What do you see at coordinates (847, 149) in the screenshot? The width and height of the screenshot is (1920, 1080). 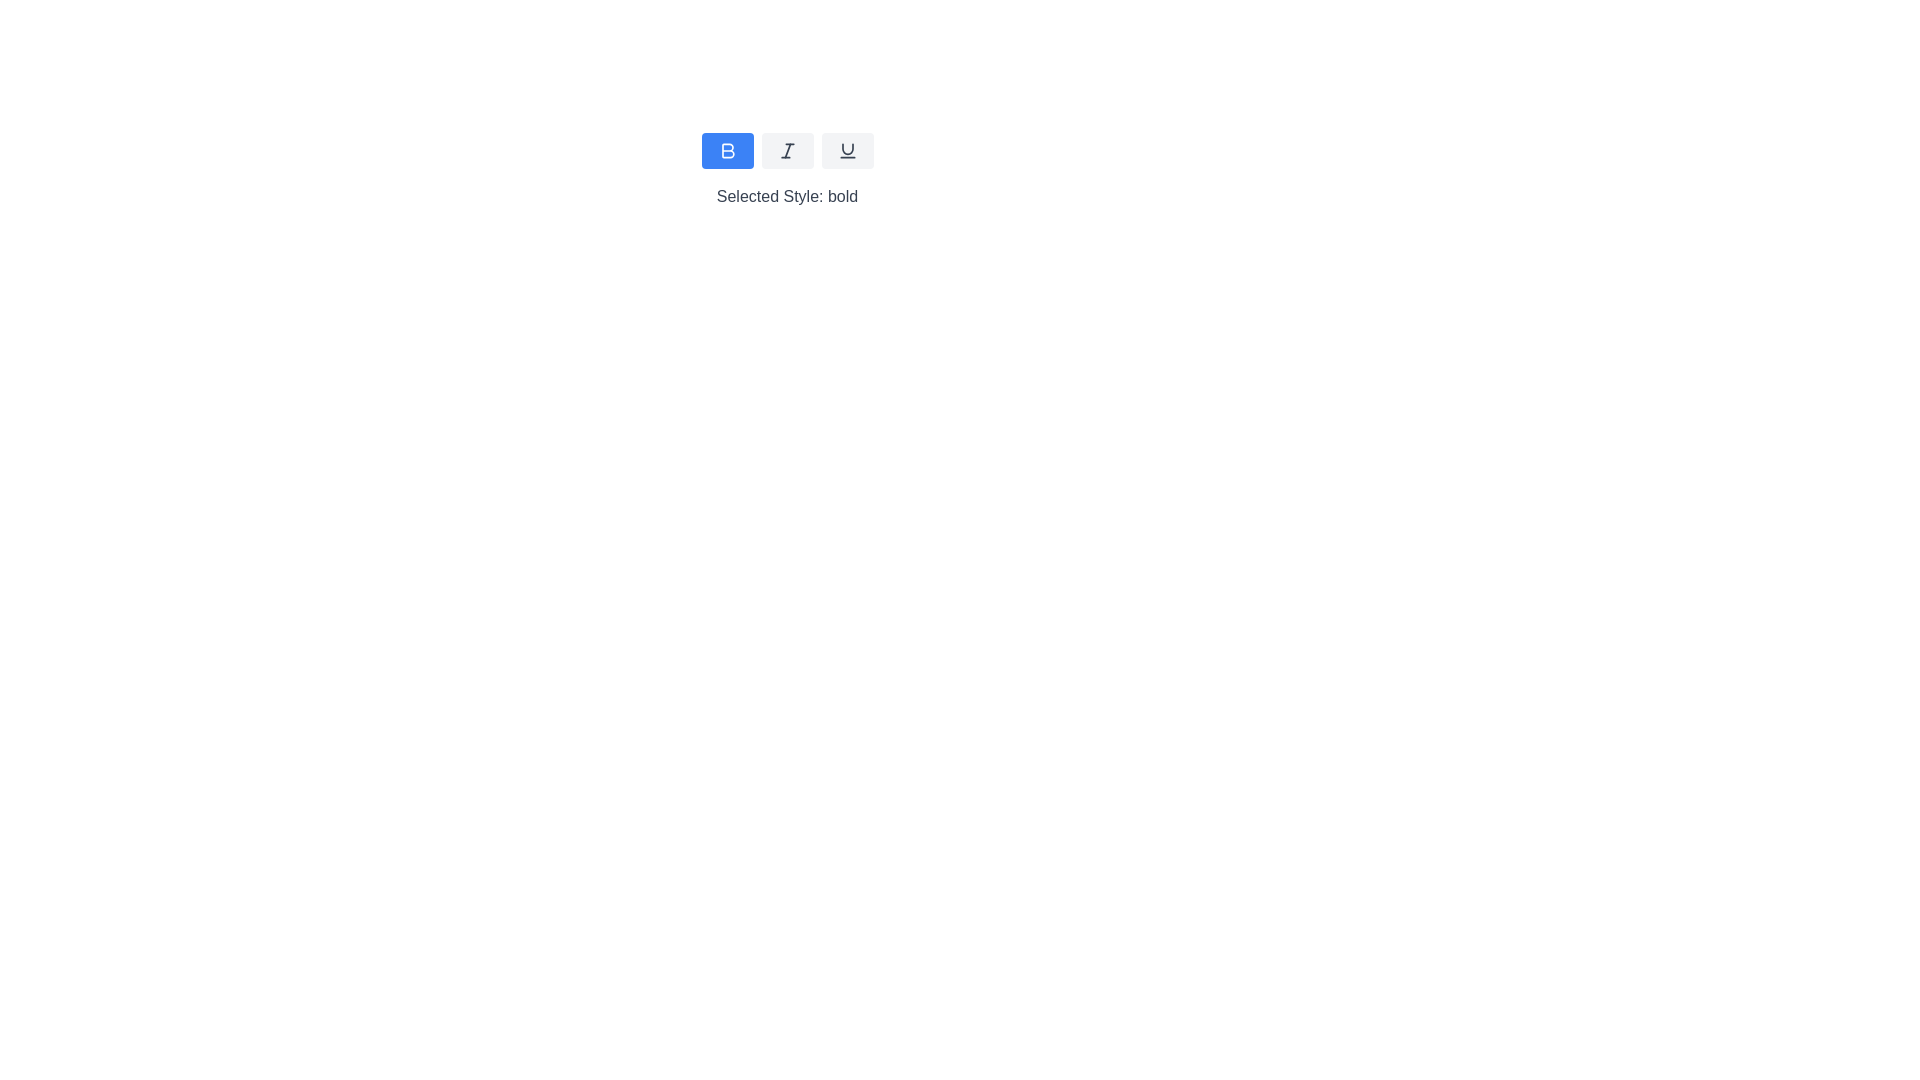 I see `the 'Underline' button to select the underline style` at bounding box center [847, 149].